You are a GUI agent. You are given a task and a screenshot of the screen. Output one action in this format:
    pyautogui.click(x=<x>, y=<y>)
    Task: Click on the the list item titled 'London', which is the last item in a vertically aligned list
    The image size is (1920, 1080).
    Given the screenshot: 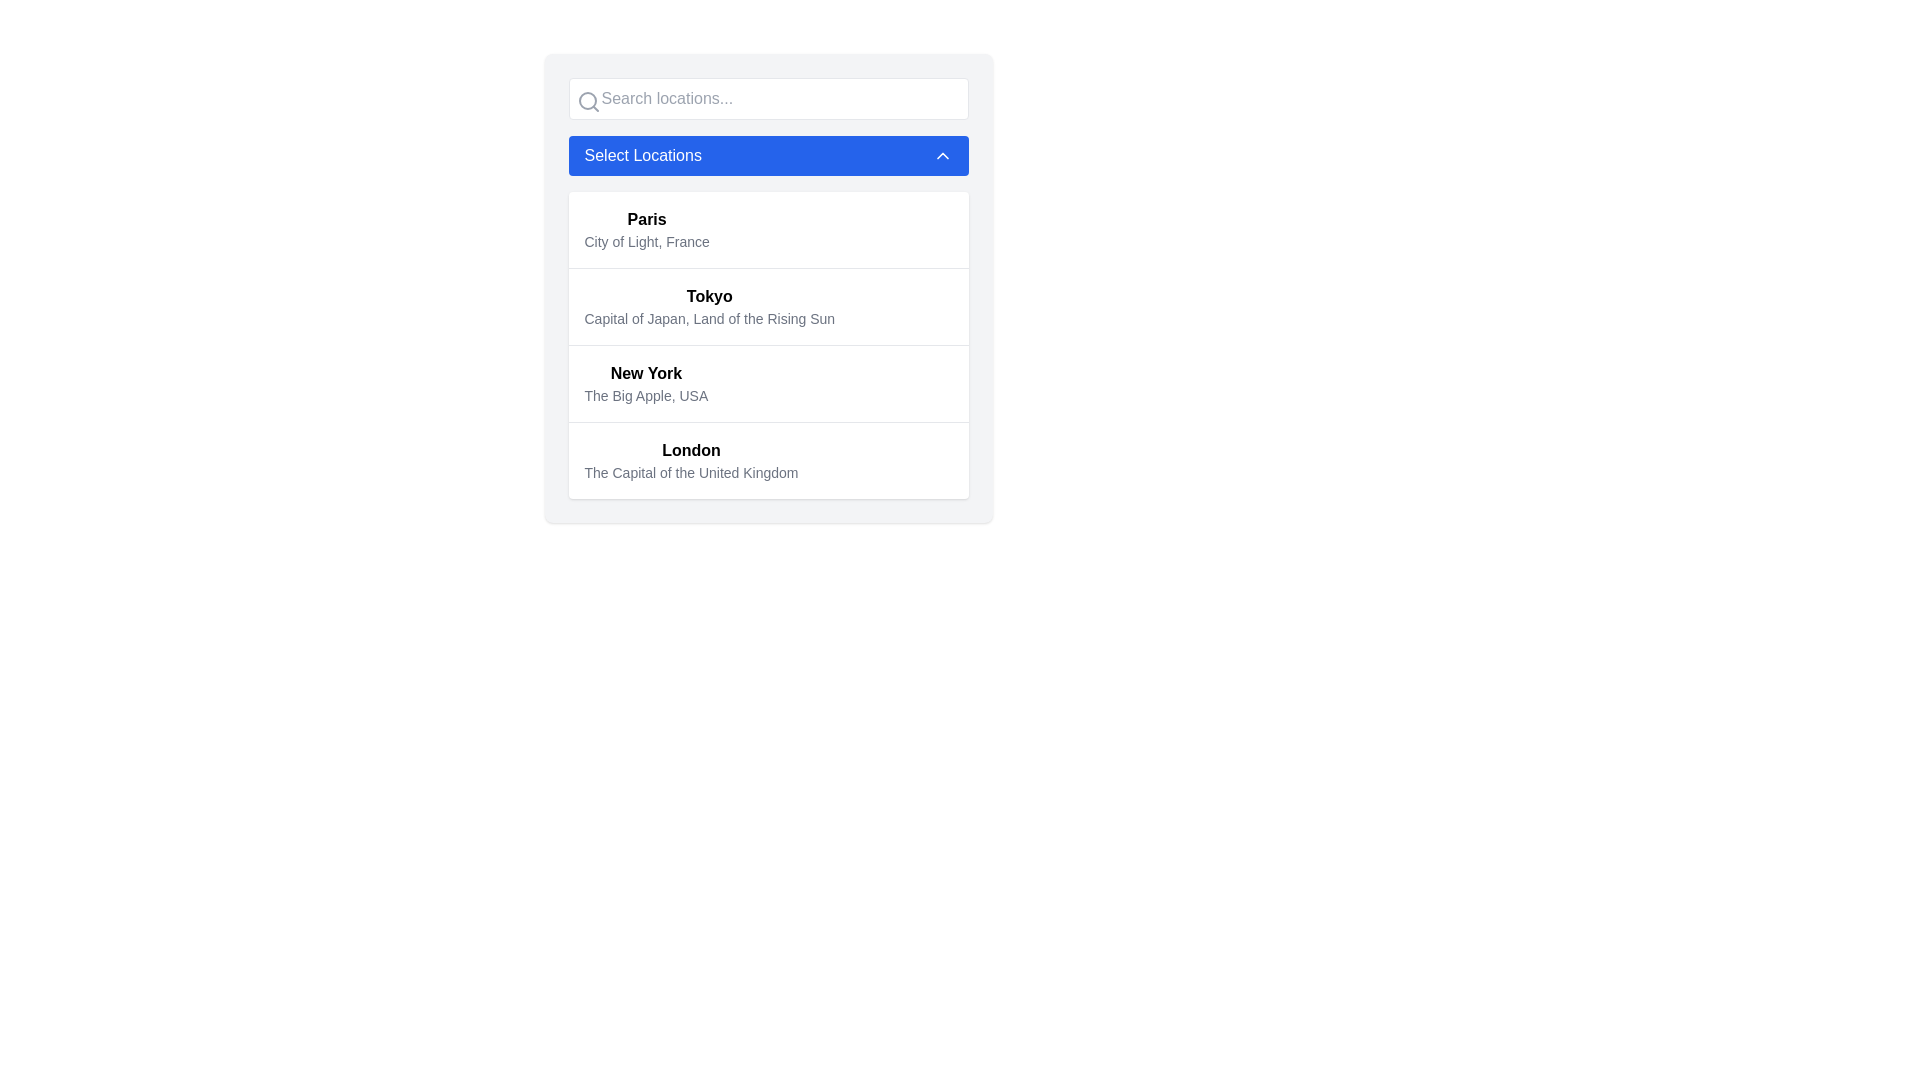 What is the action you would take?
    pyautogui.click(x=767, y=460)
    